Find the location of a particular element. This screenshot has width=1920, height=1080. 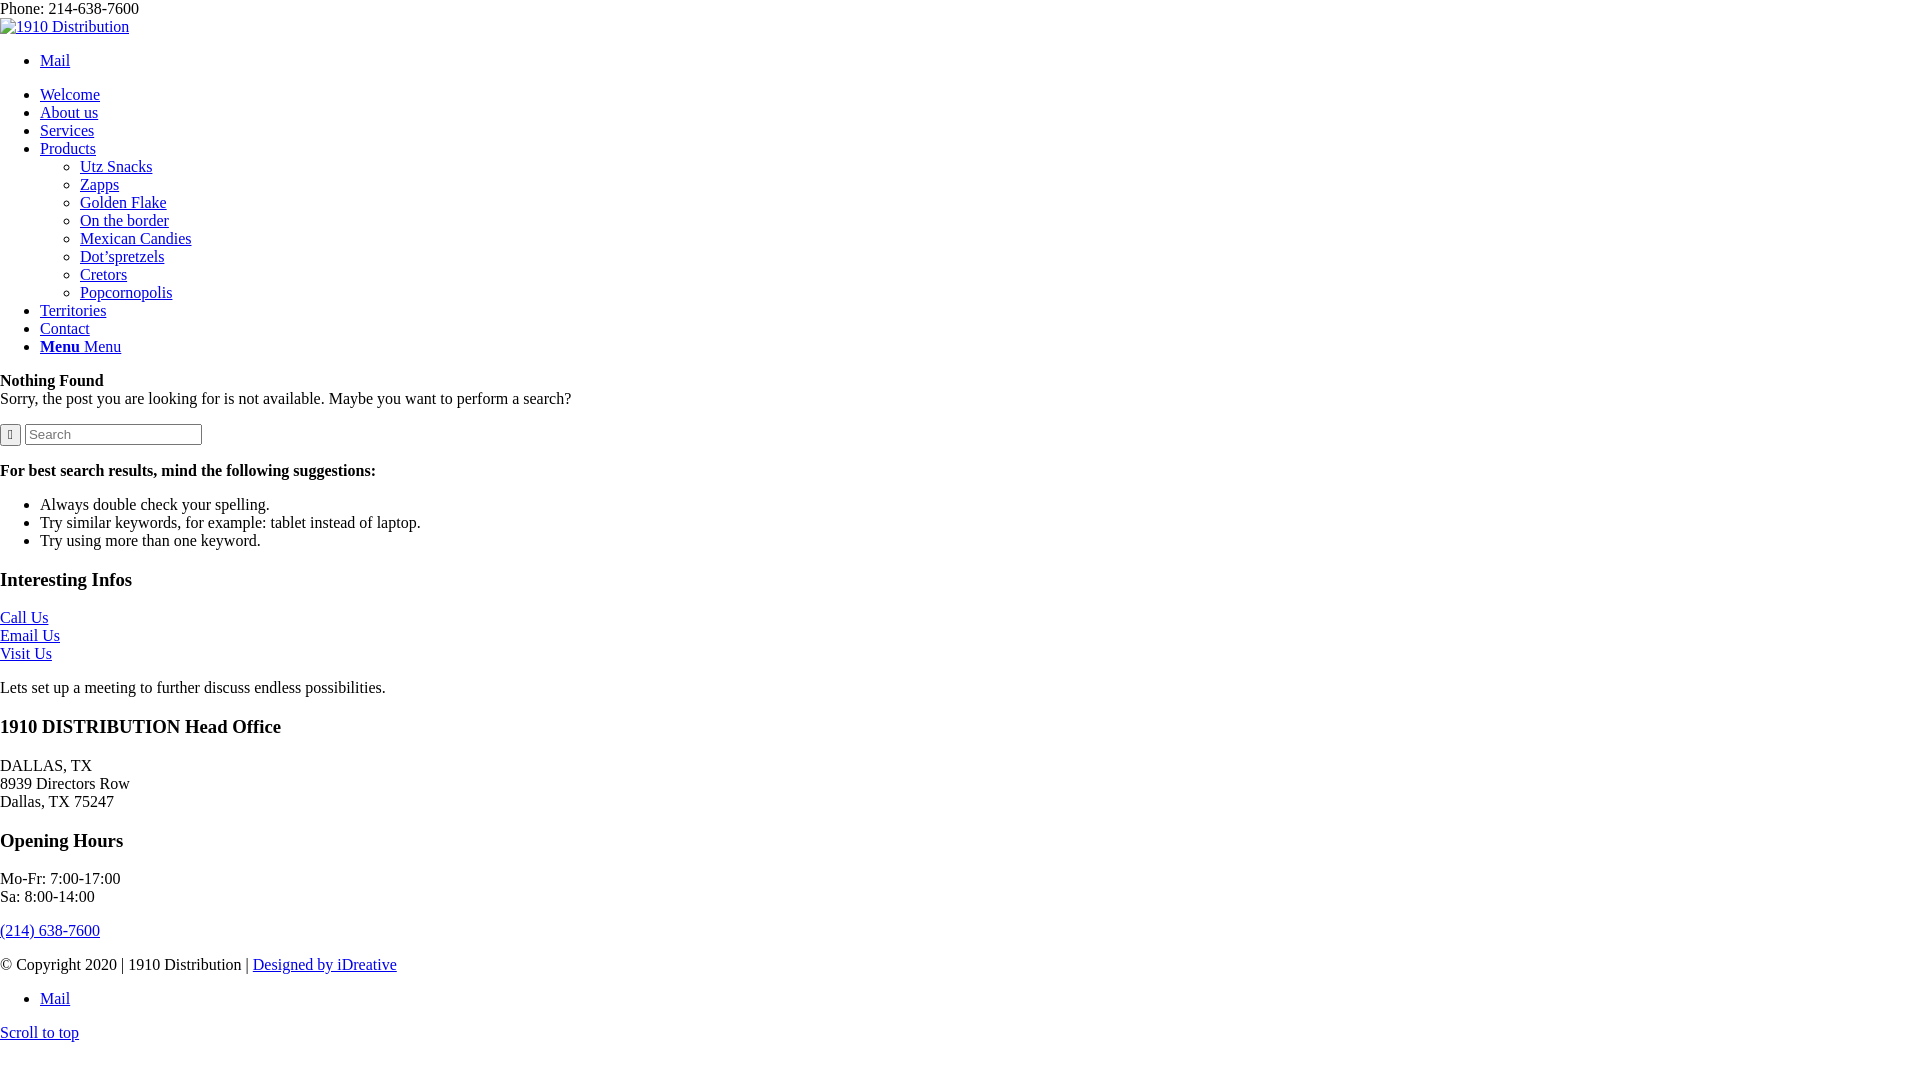

'Contact' is located at coordinates (65, 327).